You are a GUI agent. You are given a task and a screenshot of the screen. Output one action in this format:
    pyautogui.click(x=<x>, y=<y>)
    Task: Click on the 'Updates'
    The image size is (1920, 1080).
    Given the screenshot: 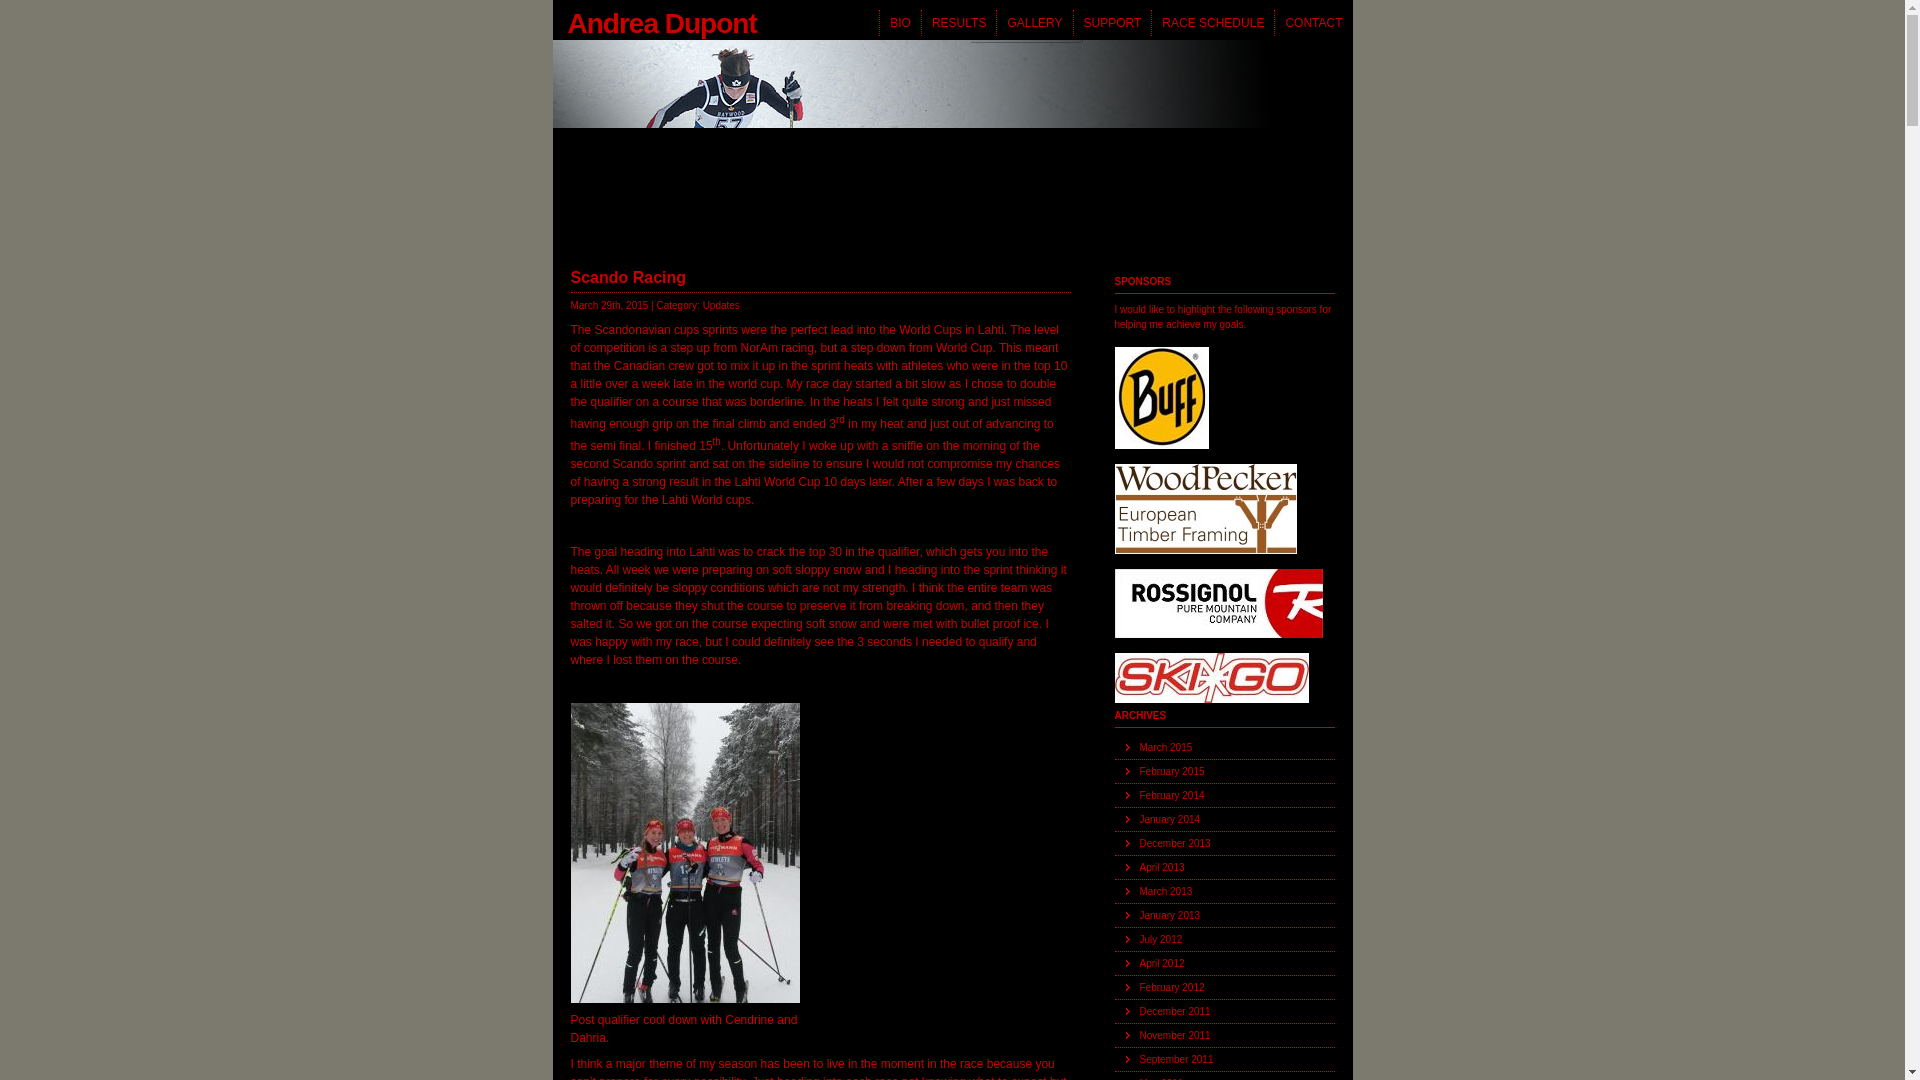 What is the action you would take?
    pyautogui.click(x=720, y=305)
    